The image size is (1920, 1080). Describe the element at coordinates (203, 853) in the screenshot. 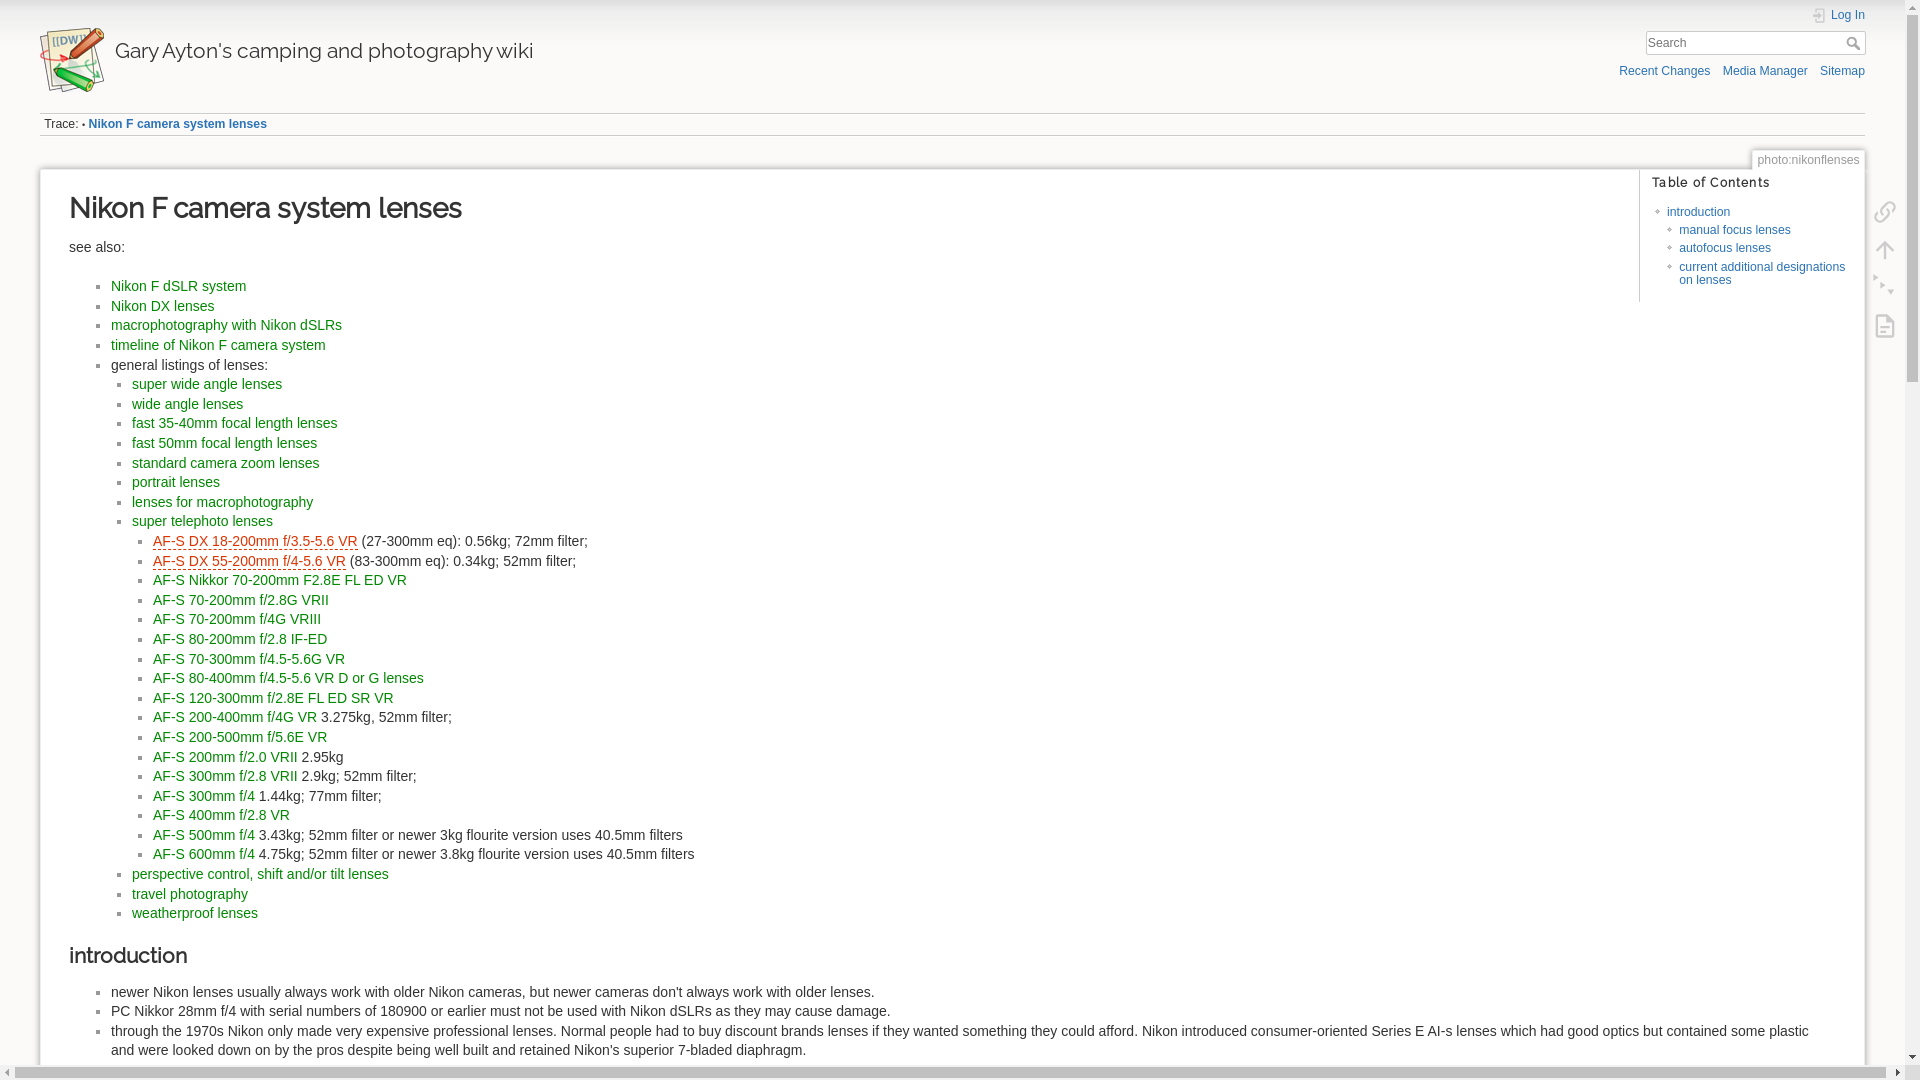

I see `'AF-S 600mm f/4'` at that location.